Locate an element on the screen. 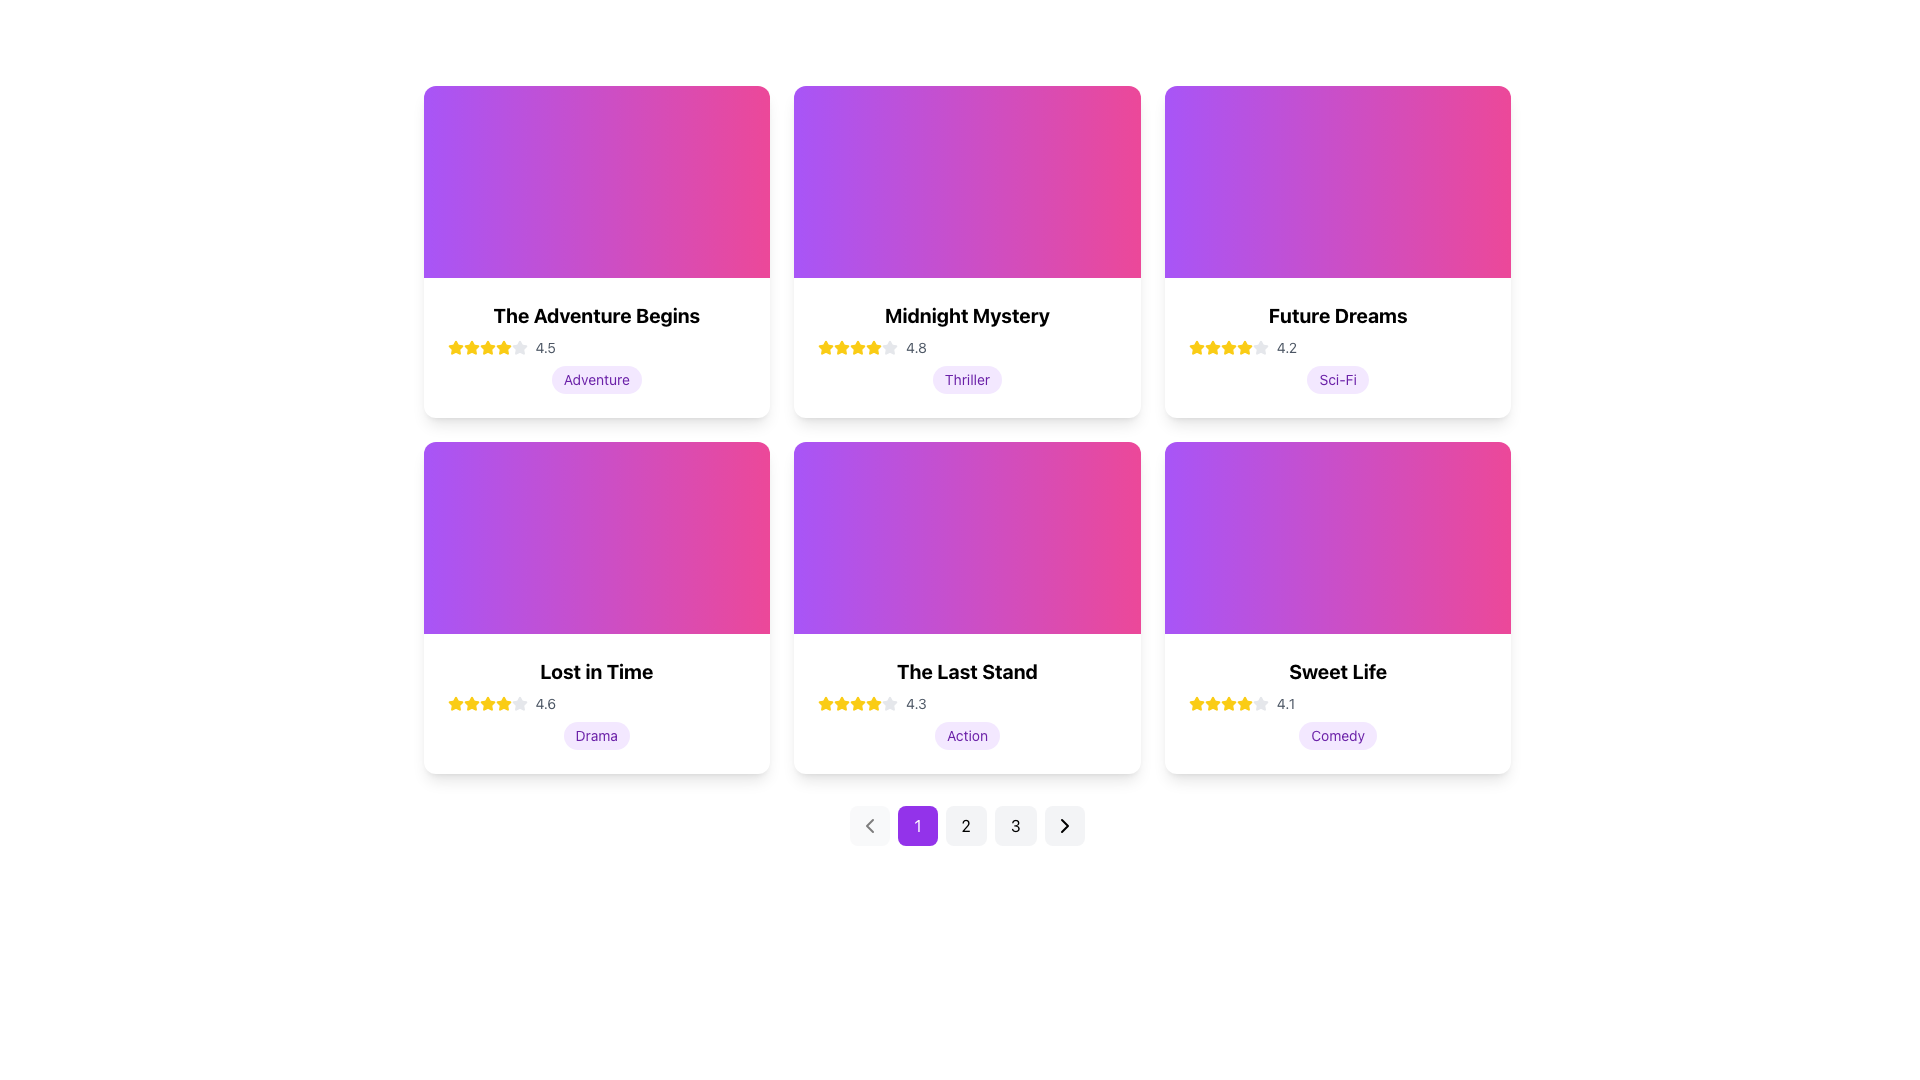  the second star-shaped icon in the ratings section of the card titled 'The Adventure Begins' to rate it is located at coordinates (519, 346).